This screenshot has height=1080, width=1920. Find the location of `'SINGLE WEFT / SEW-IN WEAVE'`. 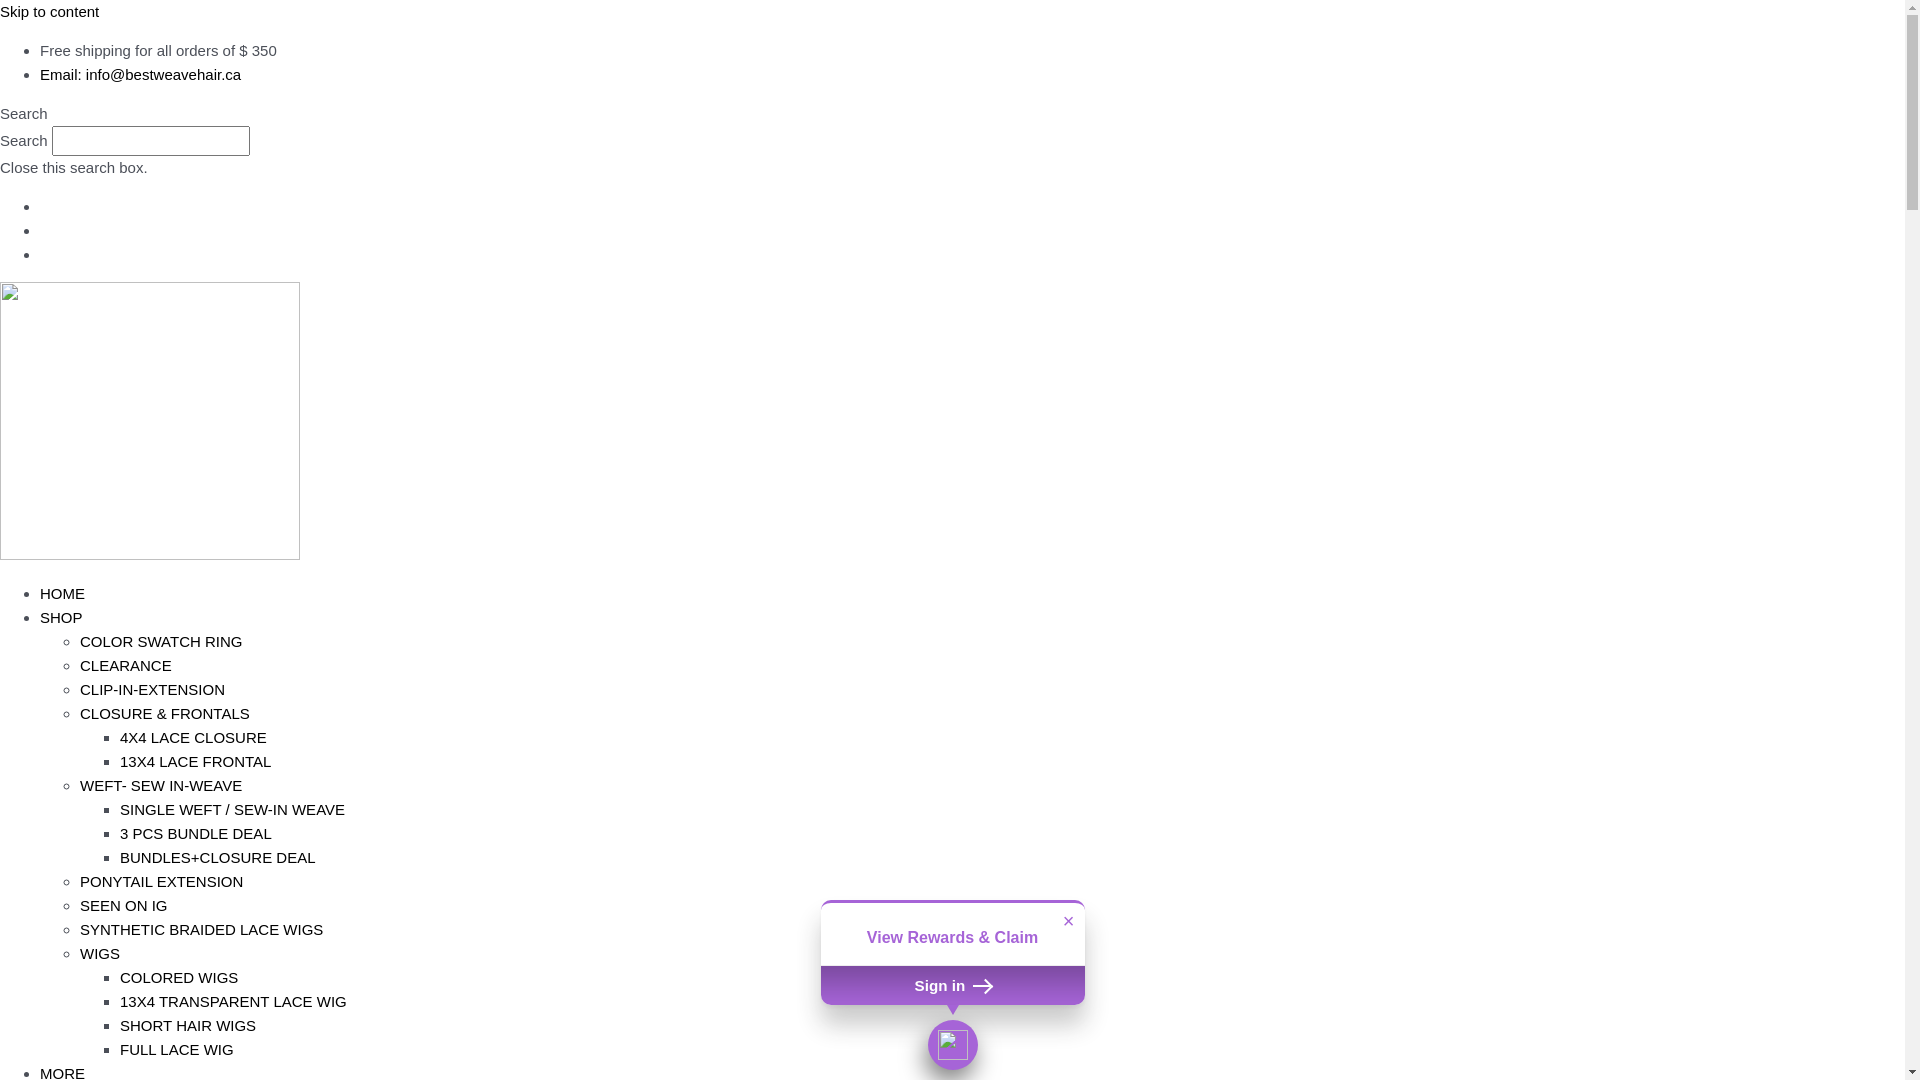

'SINGLE WEFT / SEW-IN WEAVE' is located at coordinates (232, 808).